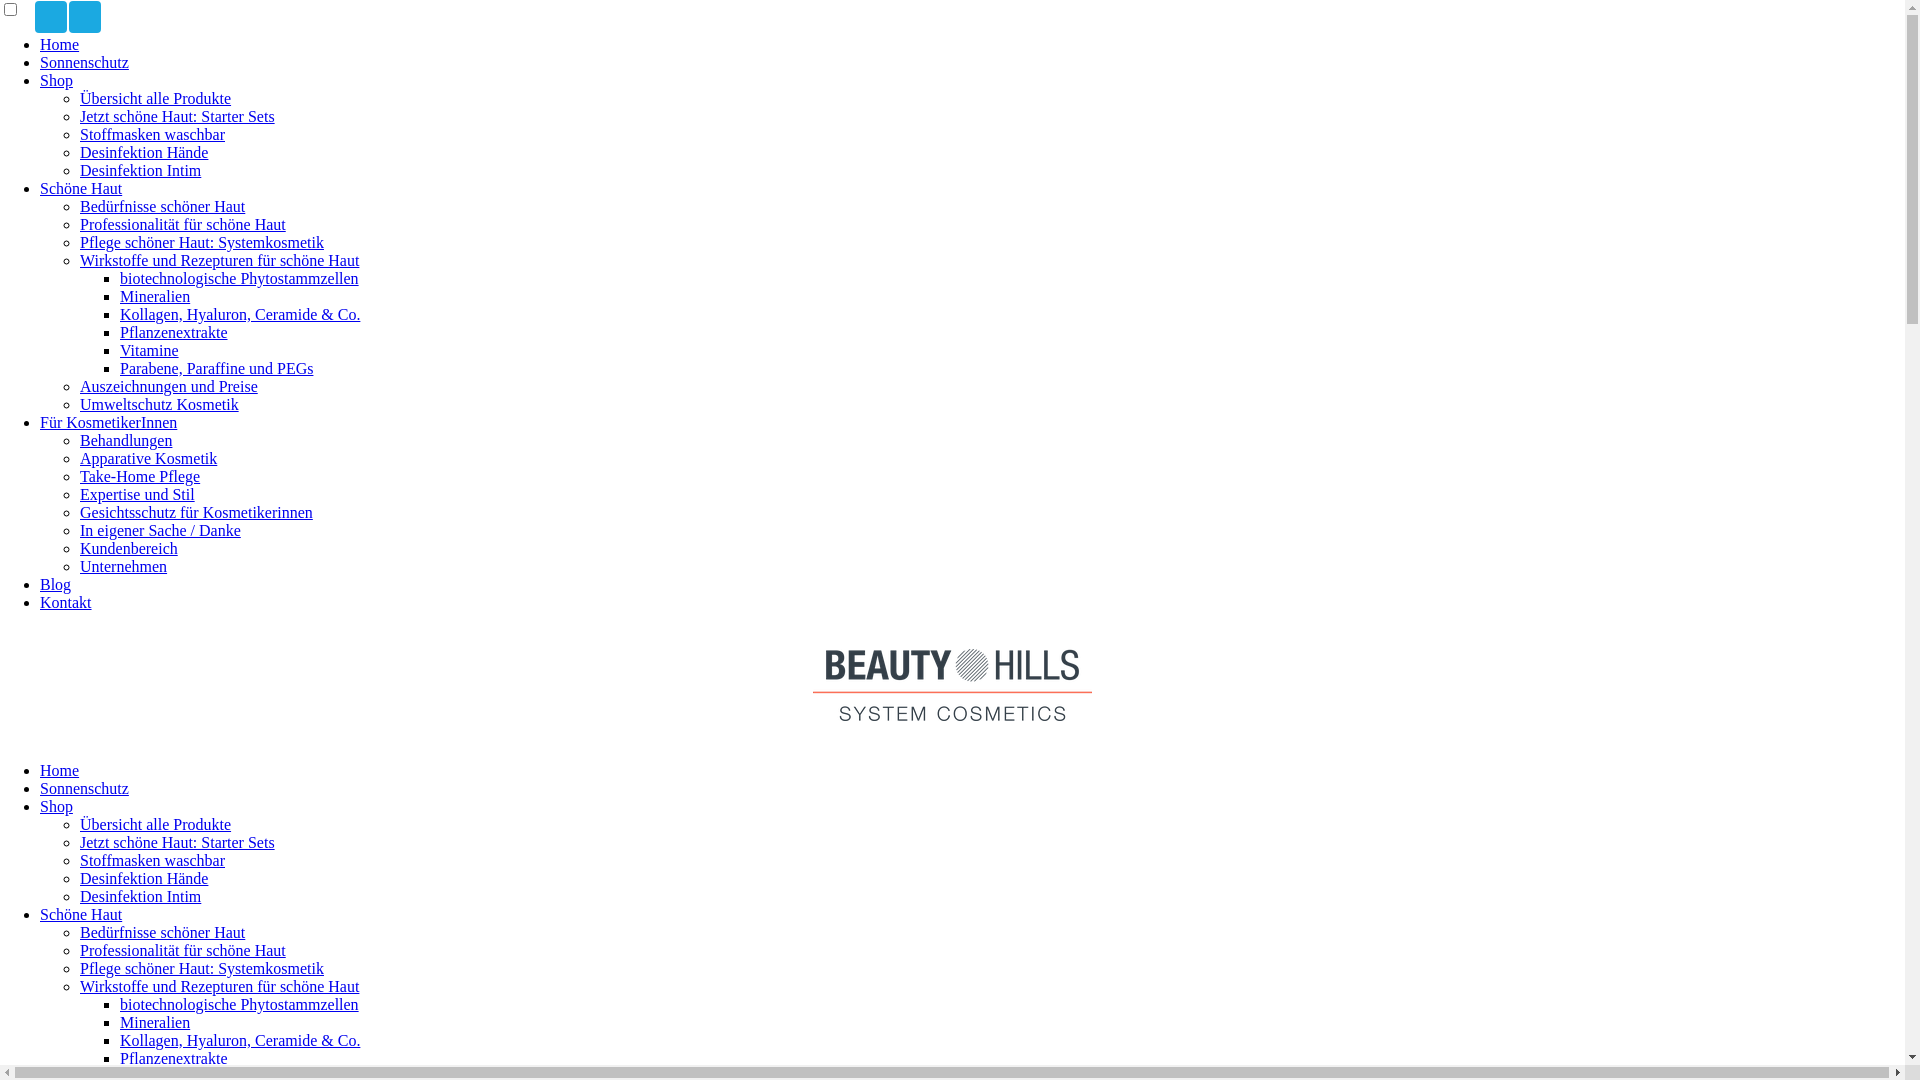 Image resolution: width=1920 pixels, height=1080 pixels. What do you see at coordinates (122, 566) in the screenshot?
I see `'Unternehmen'` at bounding box center [122, 566].